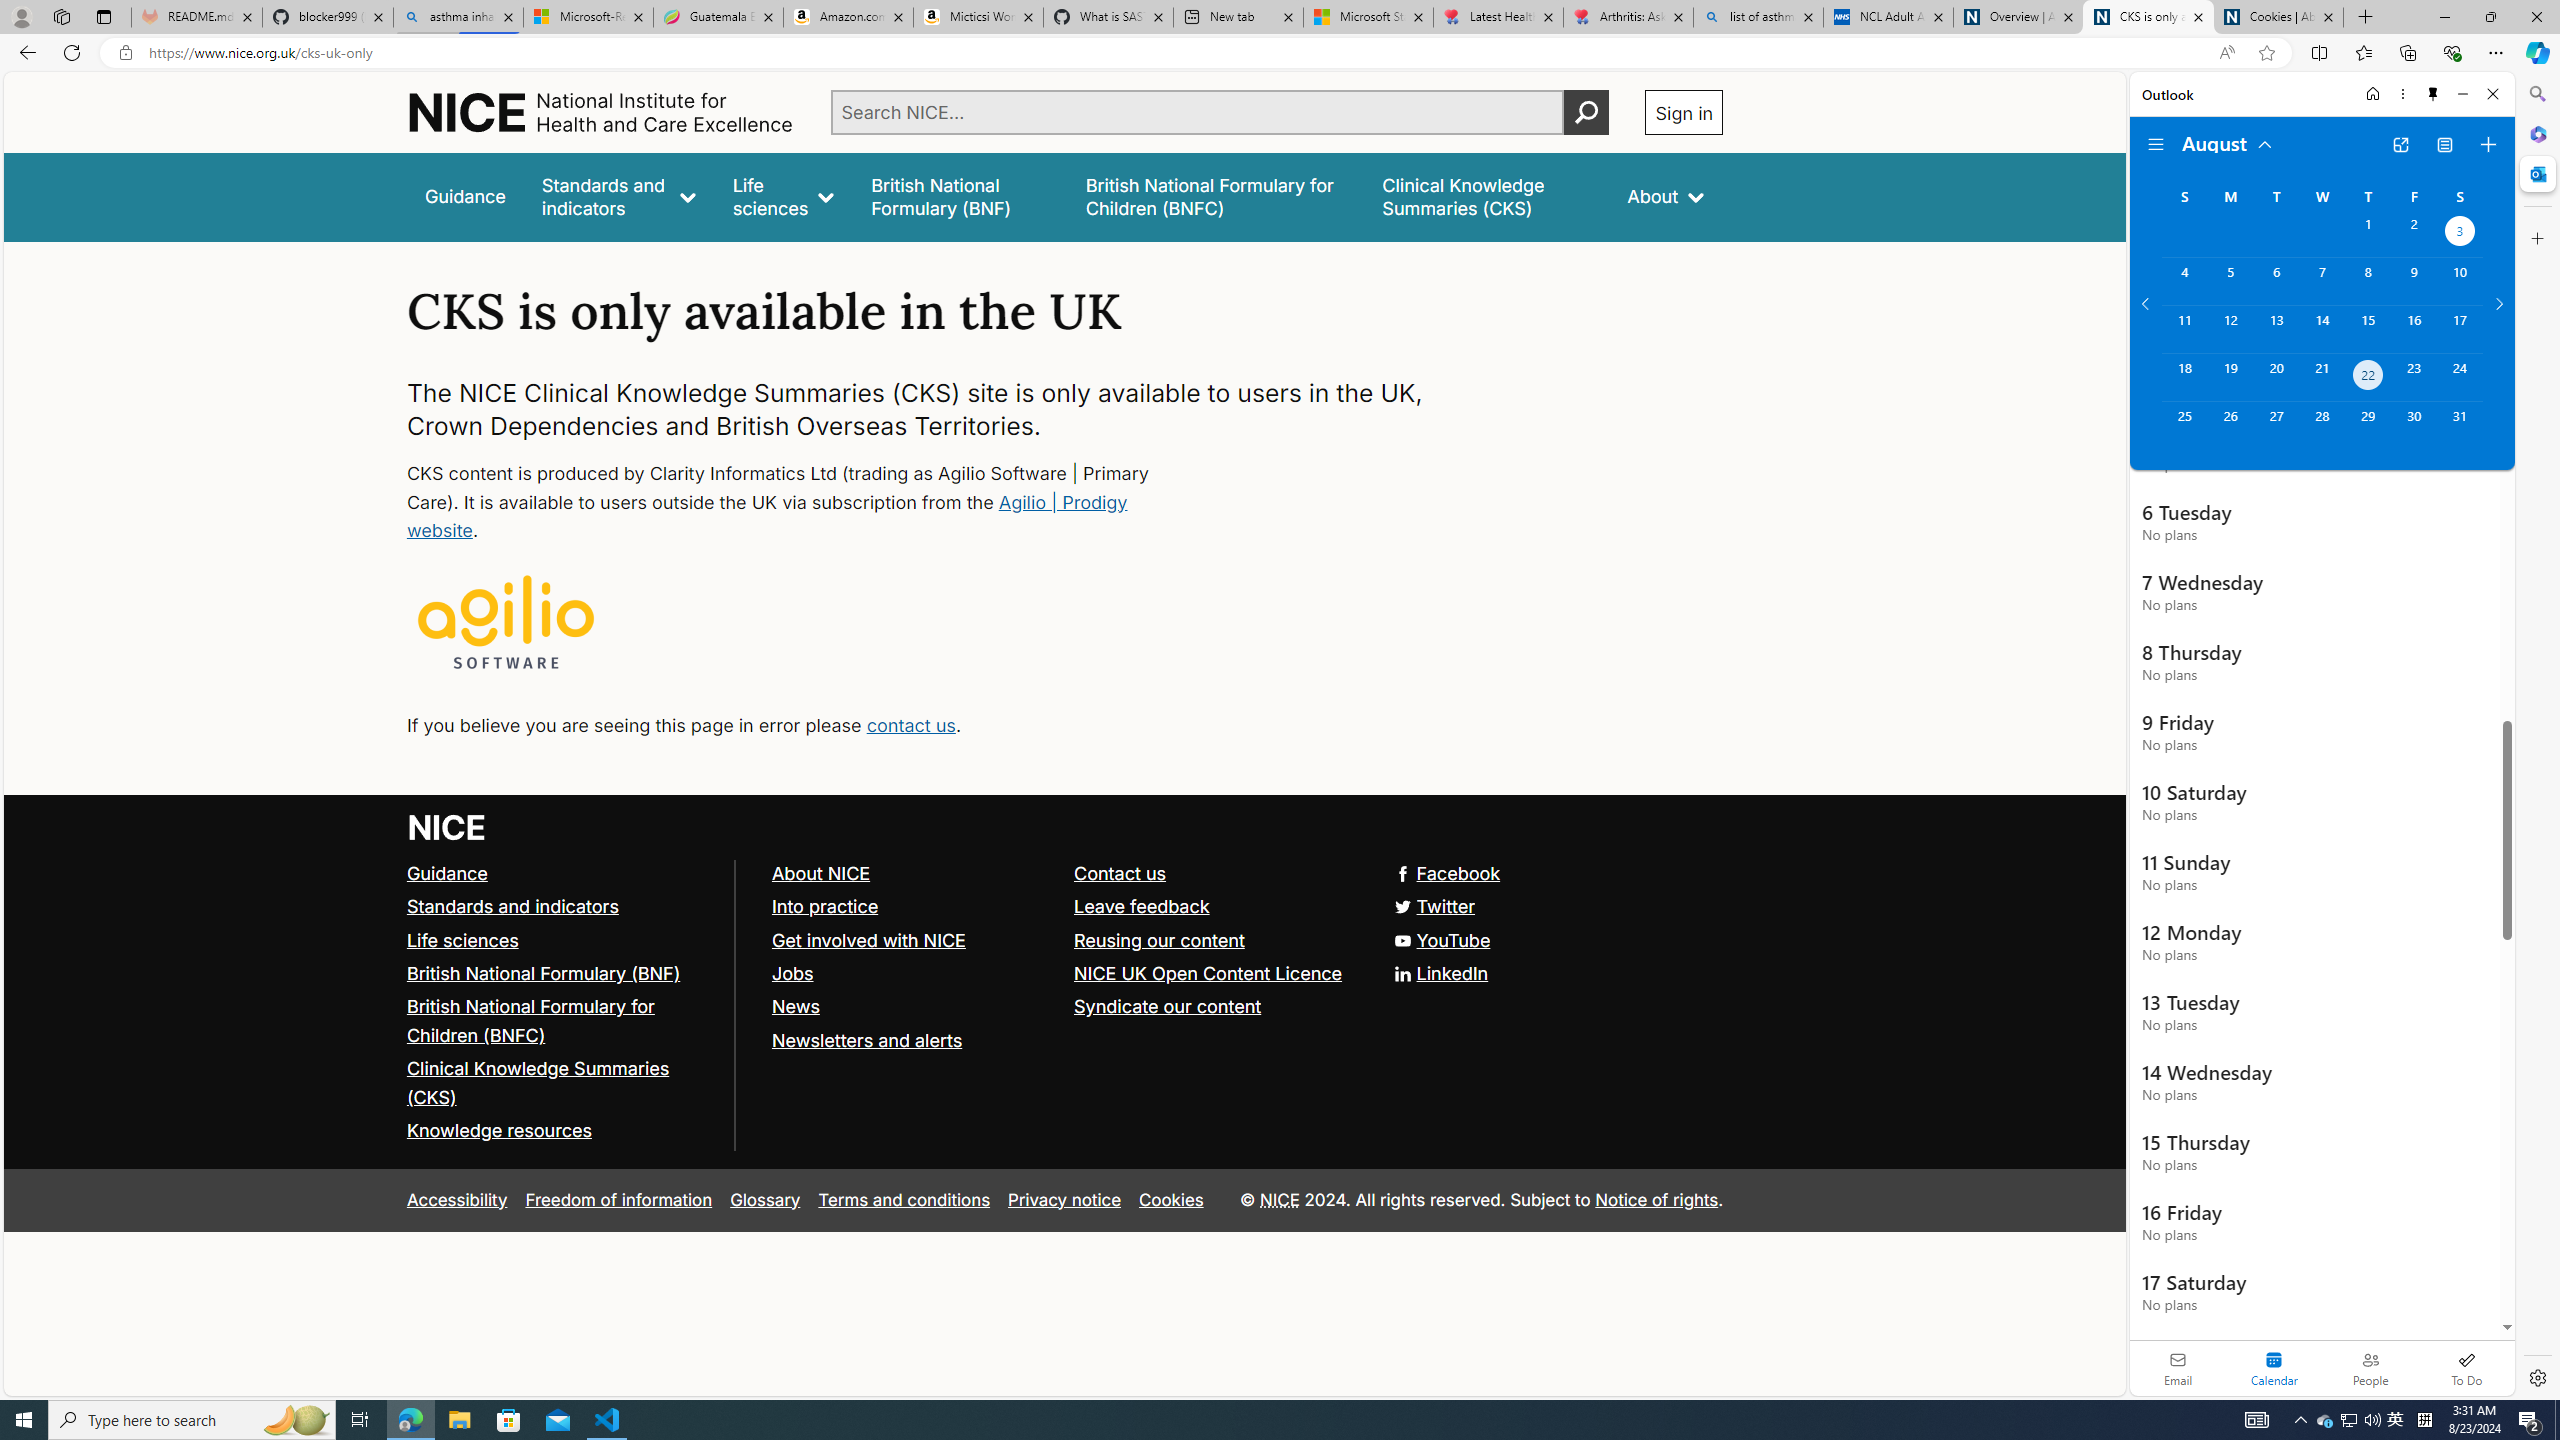 This screenshot has height=1440, width=2560. What do you see at coordinates (1158, 938) in the screenshot?
I see `'Reusing our content'` at bounding box center [1158, 938].